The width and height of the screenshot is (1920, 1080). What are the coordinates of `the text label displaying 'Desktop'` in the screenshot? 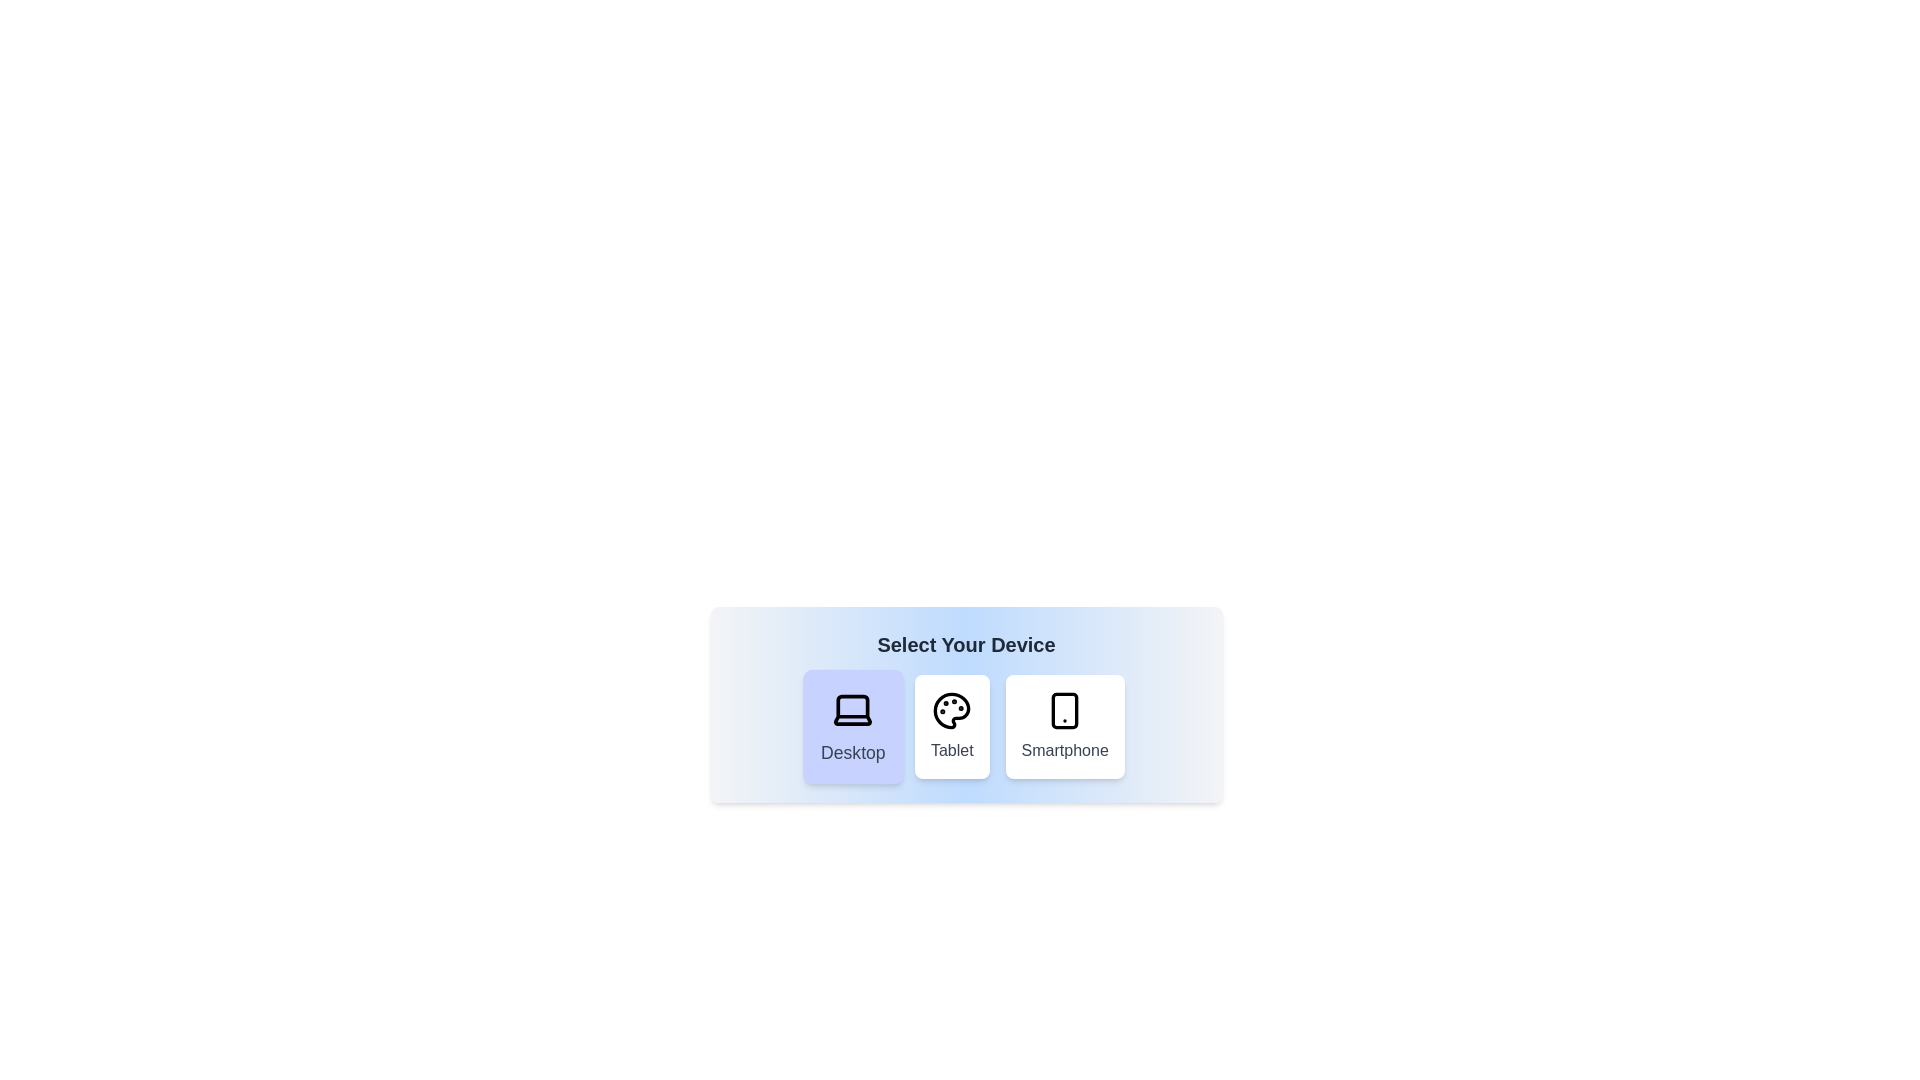 It's located at (853, 753).